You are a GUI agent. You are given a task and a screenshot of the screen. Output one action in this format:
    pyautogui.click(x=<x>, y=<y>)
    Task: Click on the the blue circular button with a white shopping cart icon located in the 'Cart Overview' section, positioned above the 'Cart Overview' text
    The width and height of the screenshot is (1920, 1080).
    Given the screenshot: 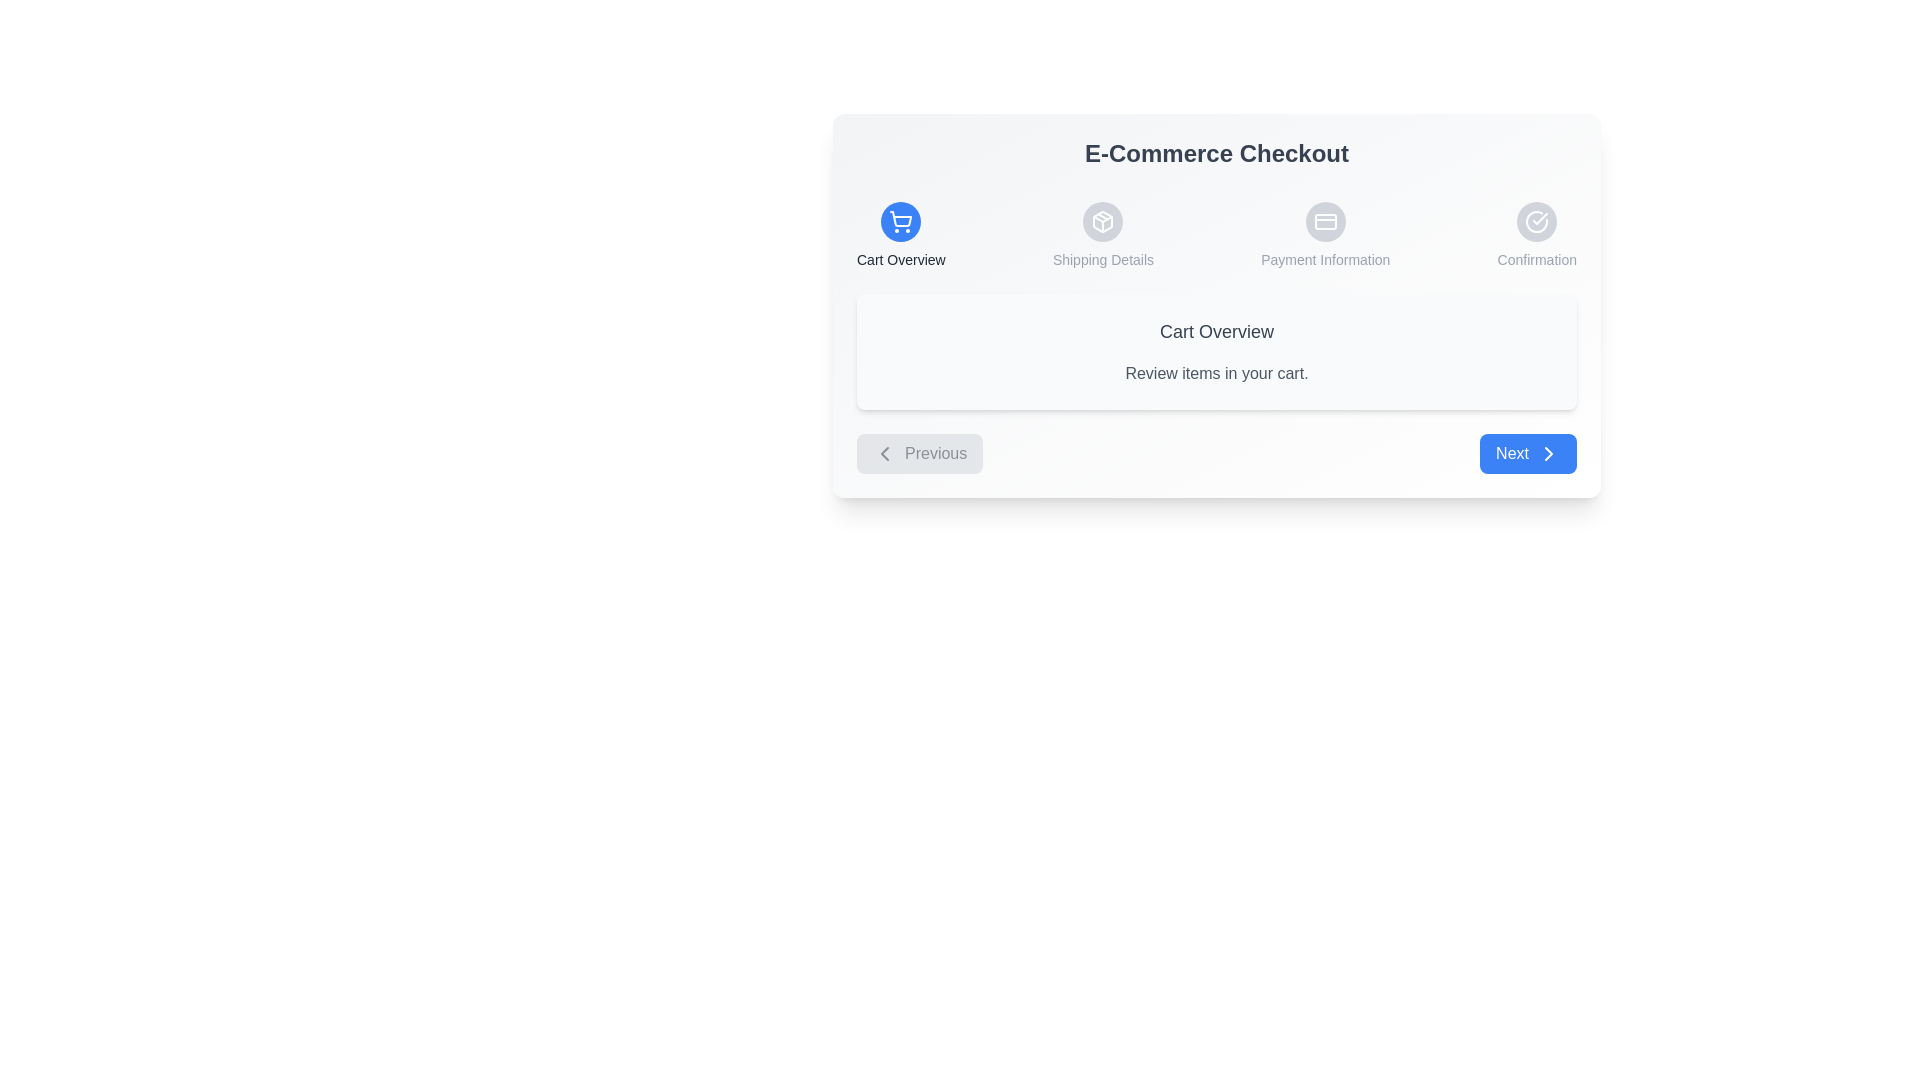 What is the action you would take?
    pyautogui.click(x=900, y=222)
    